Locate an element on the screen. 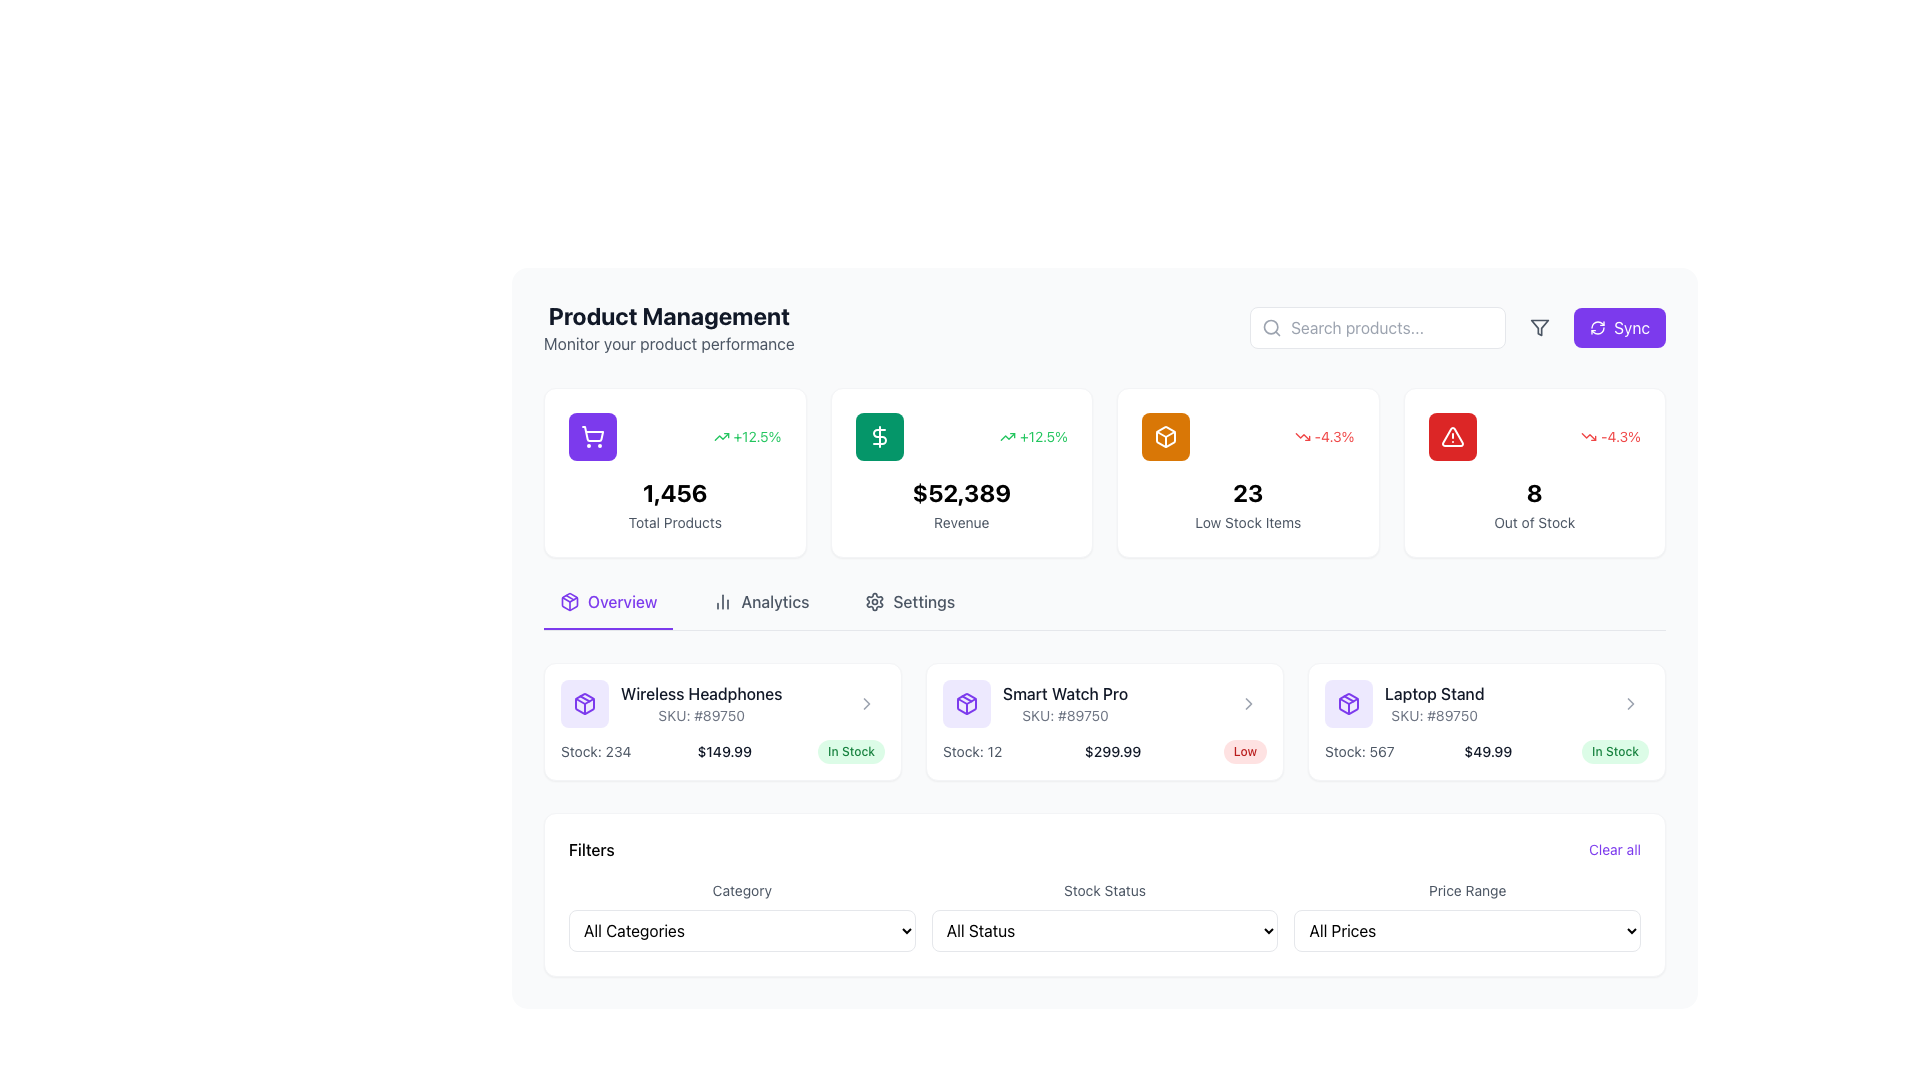 The width and height of the screenshot is (1920, 1080). the chevron icon located in the bottom-right corner of the 'Laptop Stand' product card to trigger hover effects is located at coordinates (1631, 703).